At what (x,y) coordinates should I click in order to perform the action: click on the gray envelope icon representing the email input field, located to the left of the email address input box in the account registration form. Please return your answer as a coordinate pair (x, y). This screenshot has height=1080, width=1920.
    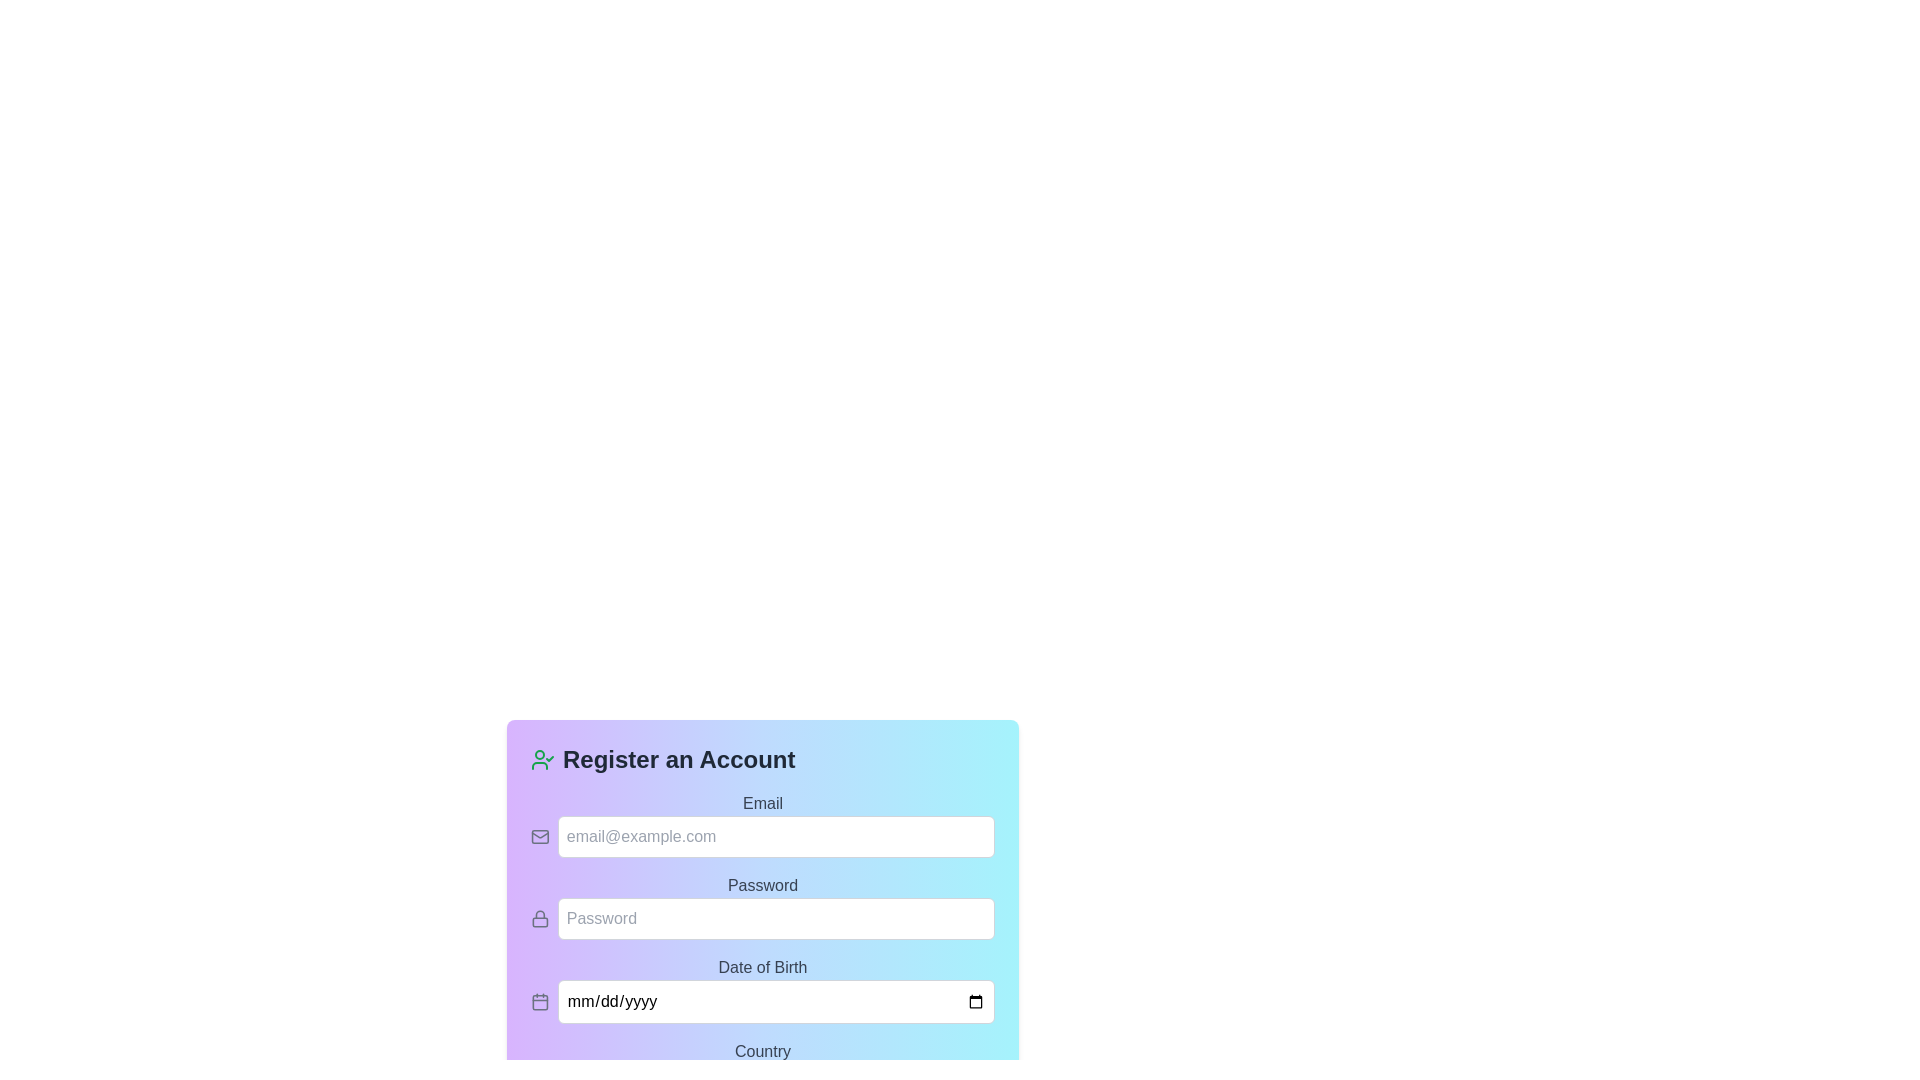
    Looking at the image, I should click on (540, 837).